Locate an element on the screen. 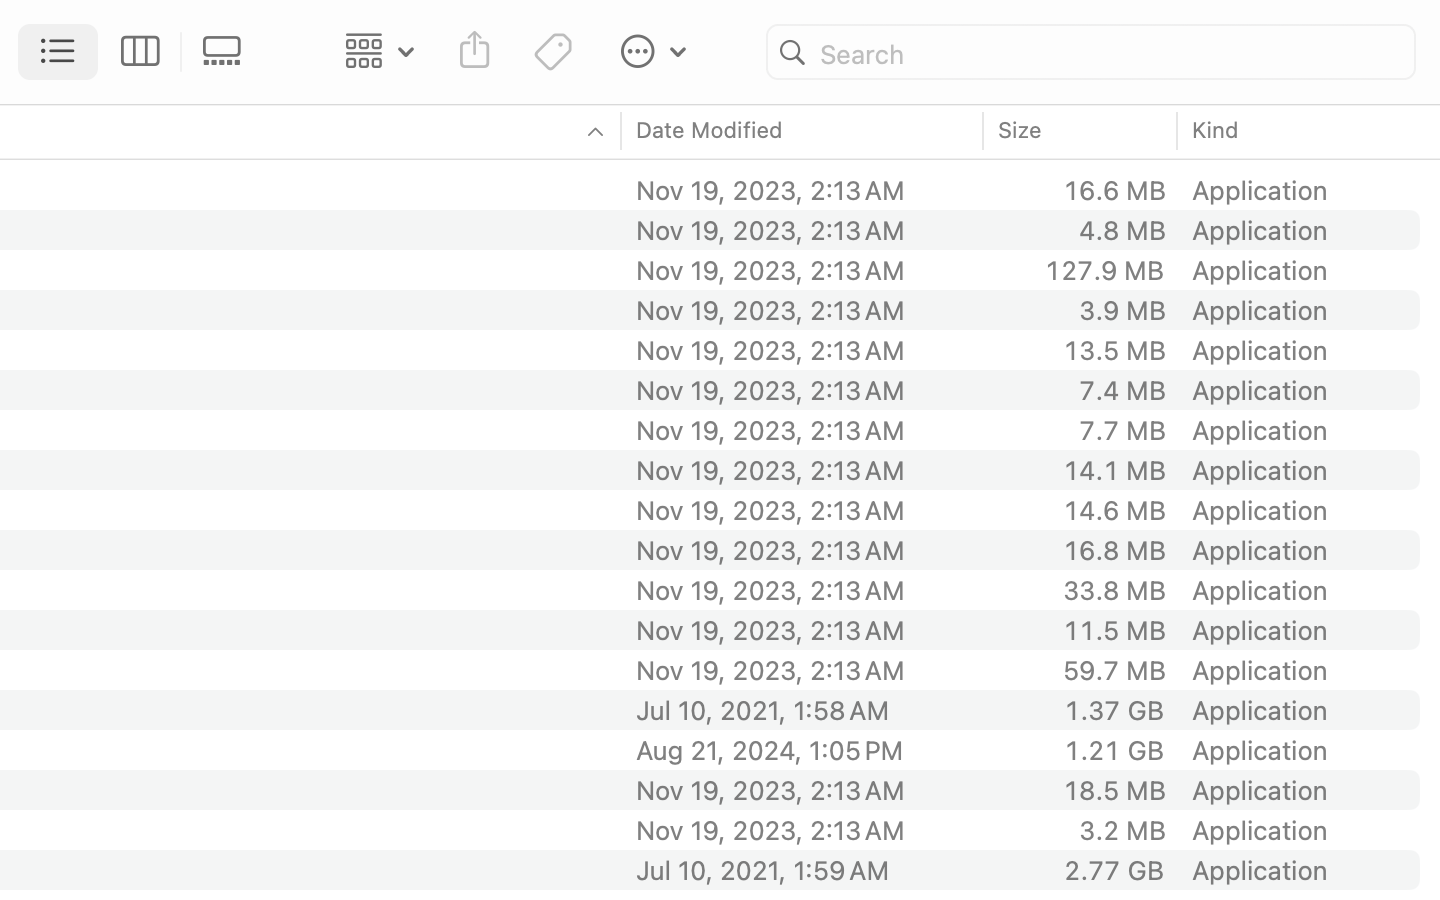 This screenshot has height=900, width=1440. '14.6 MB' is located at coordinates (1112, 509).